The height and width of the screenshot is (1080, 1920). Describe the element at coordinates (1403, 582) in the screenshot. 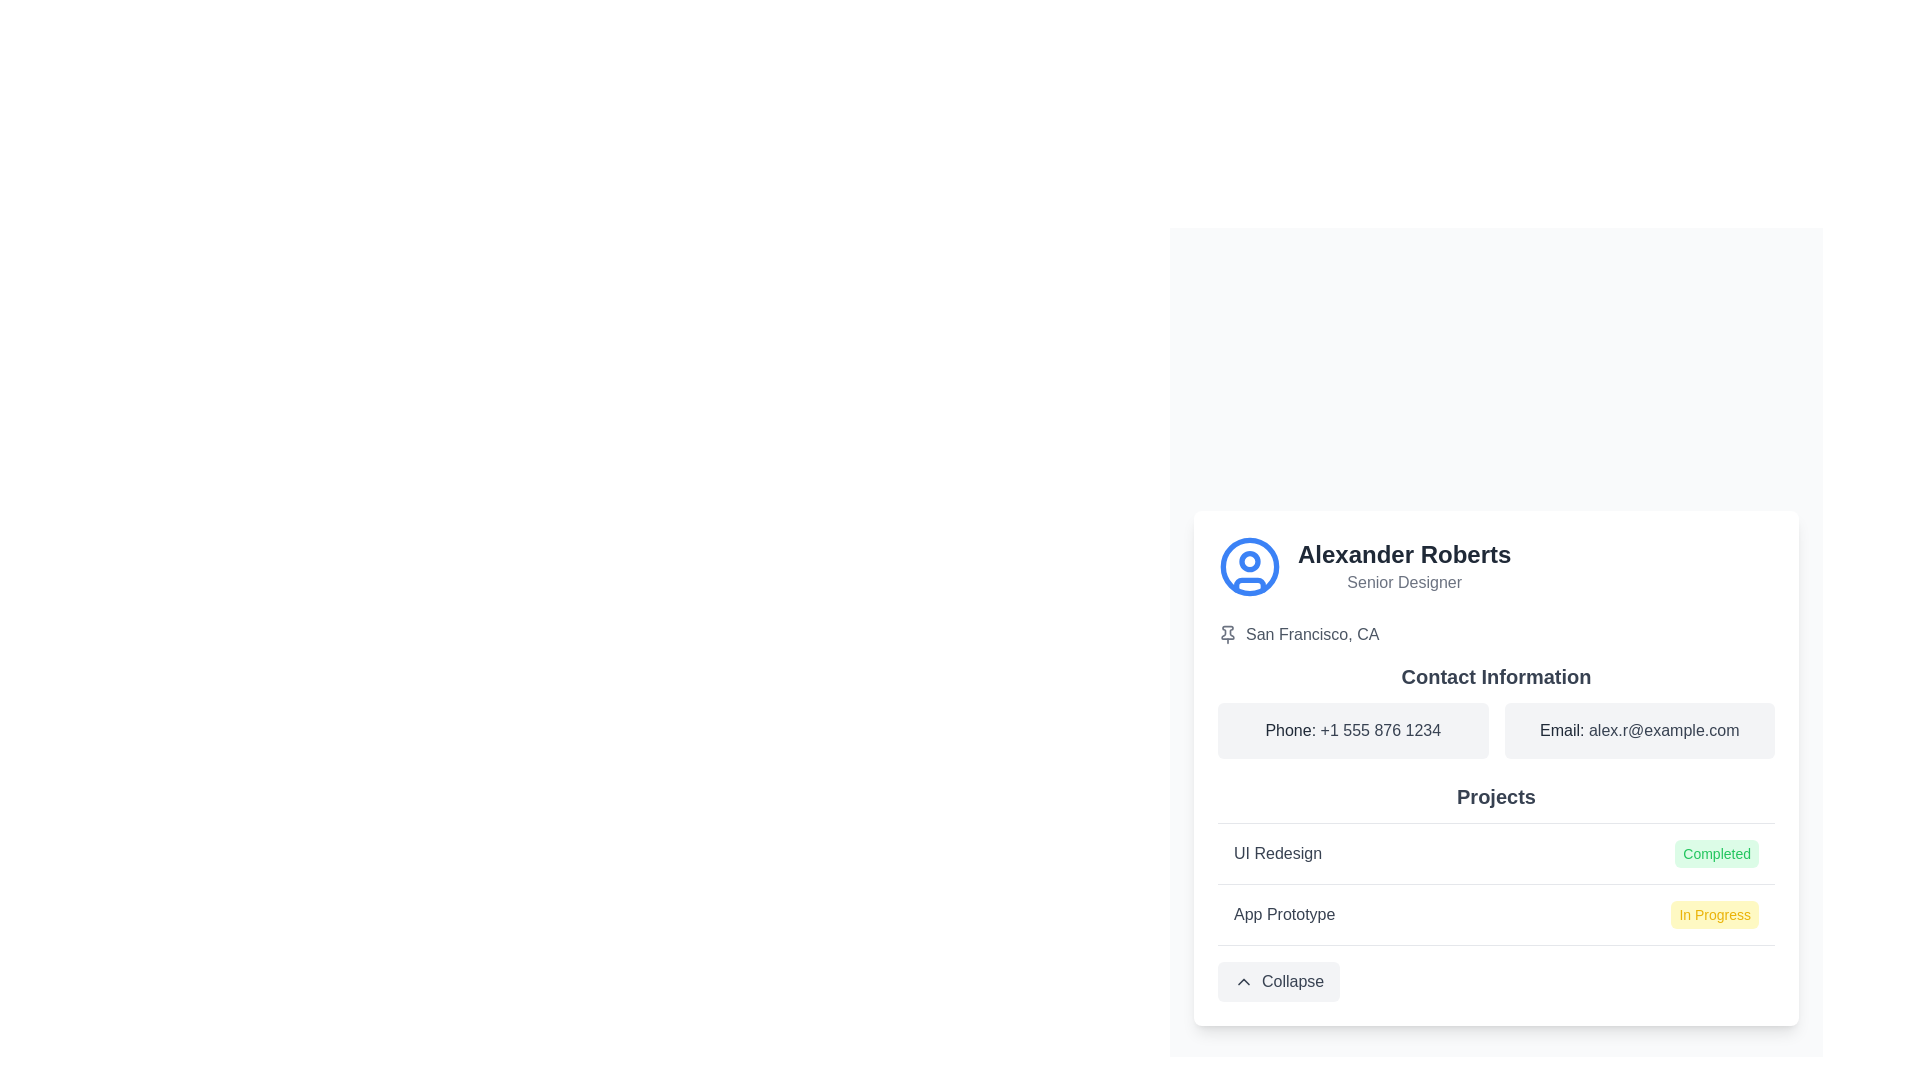

I see `text of the Text Label located immediately under 'Alexander Roberts' in the card layout` at that location.